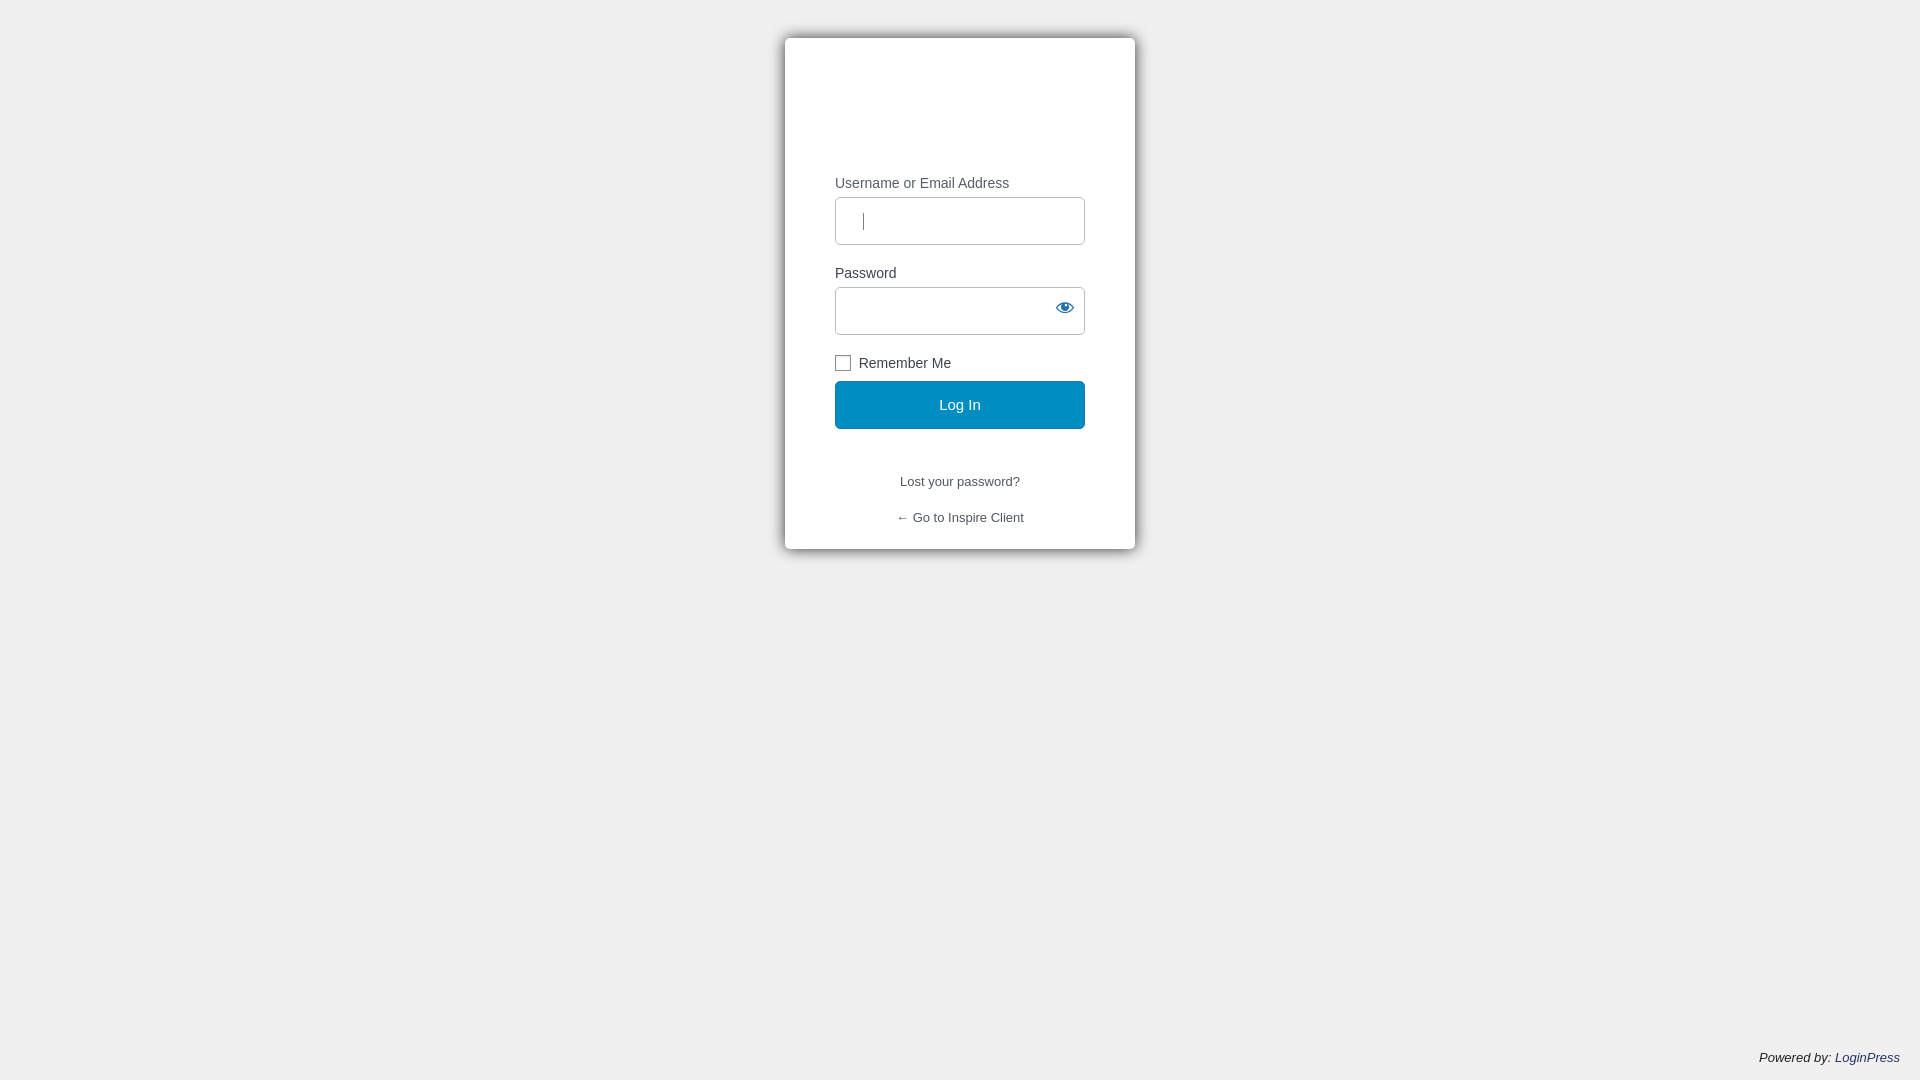  Describe the element at coordinates (835, 405) in the screenshot. I see `'Log In'` at that location.